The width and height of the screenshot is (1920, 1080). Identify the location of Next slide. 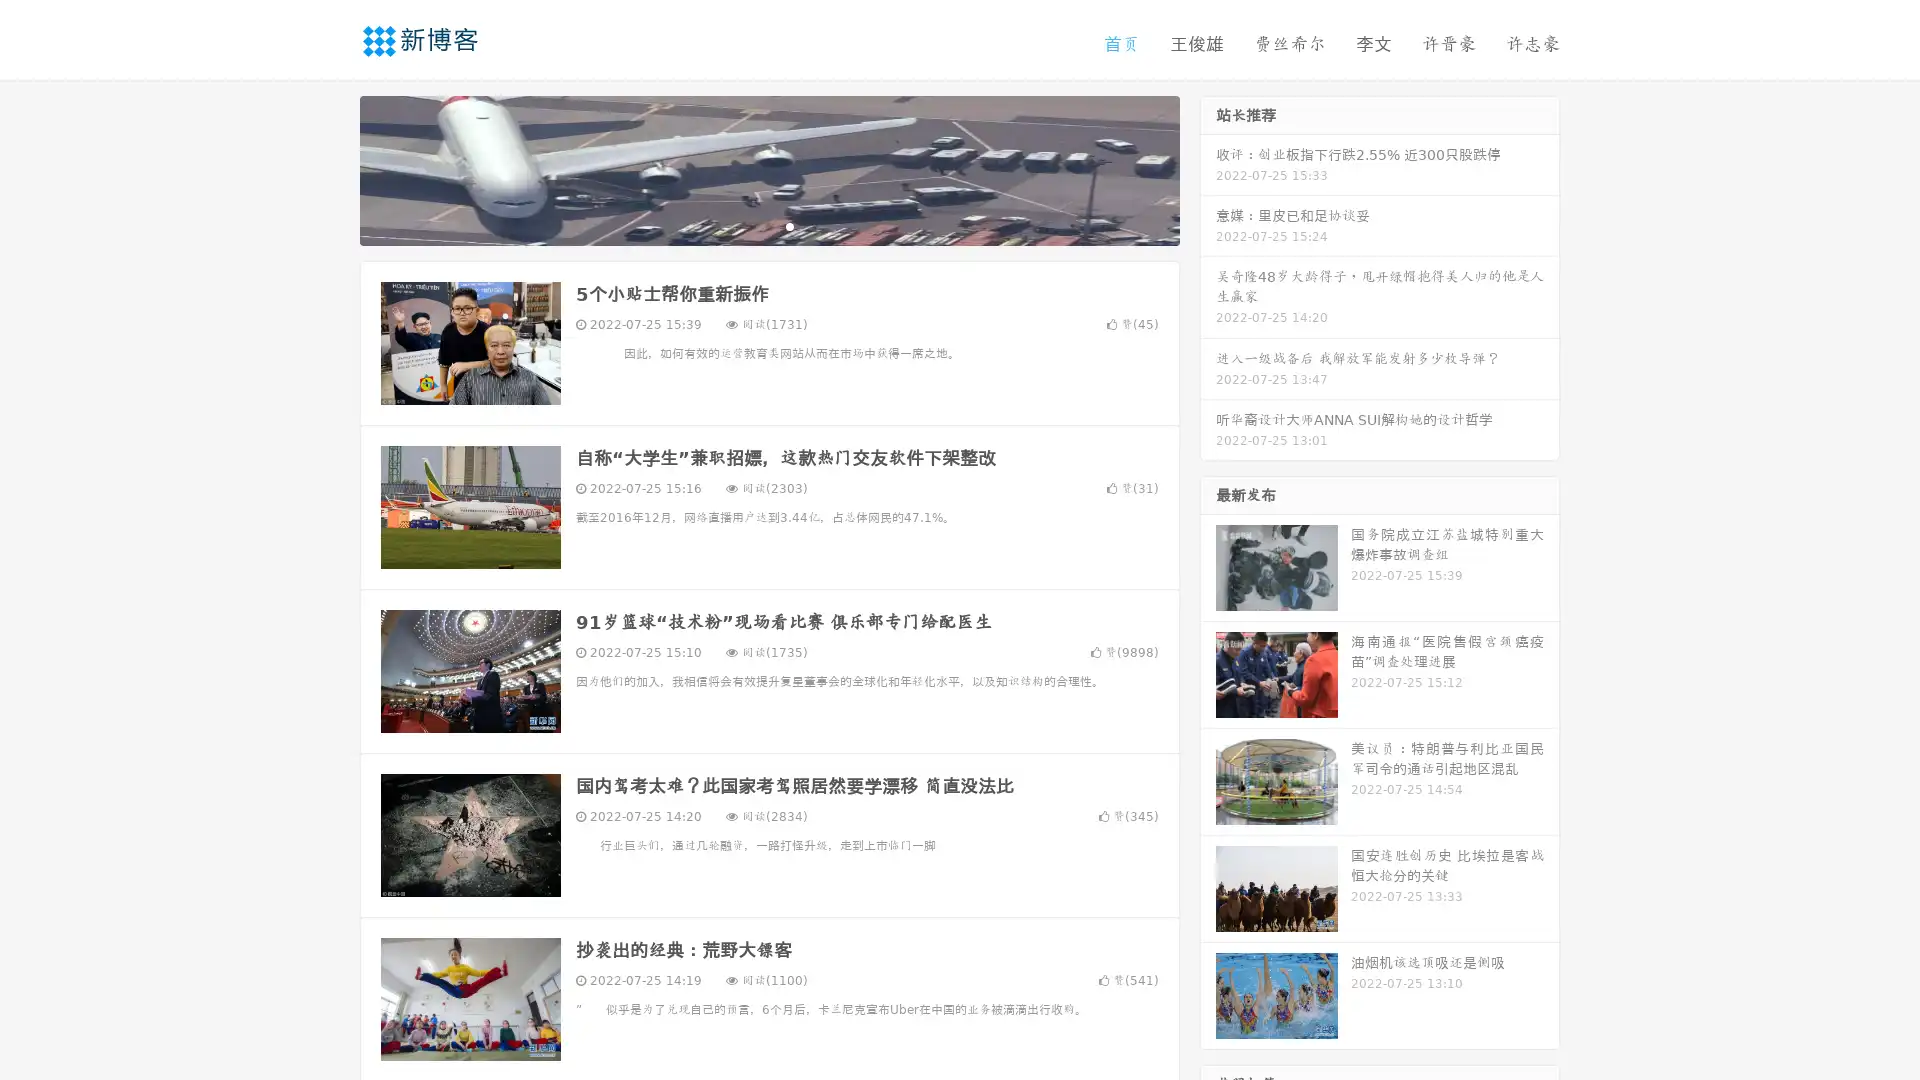
(1208, 168).